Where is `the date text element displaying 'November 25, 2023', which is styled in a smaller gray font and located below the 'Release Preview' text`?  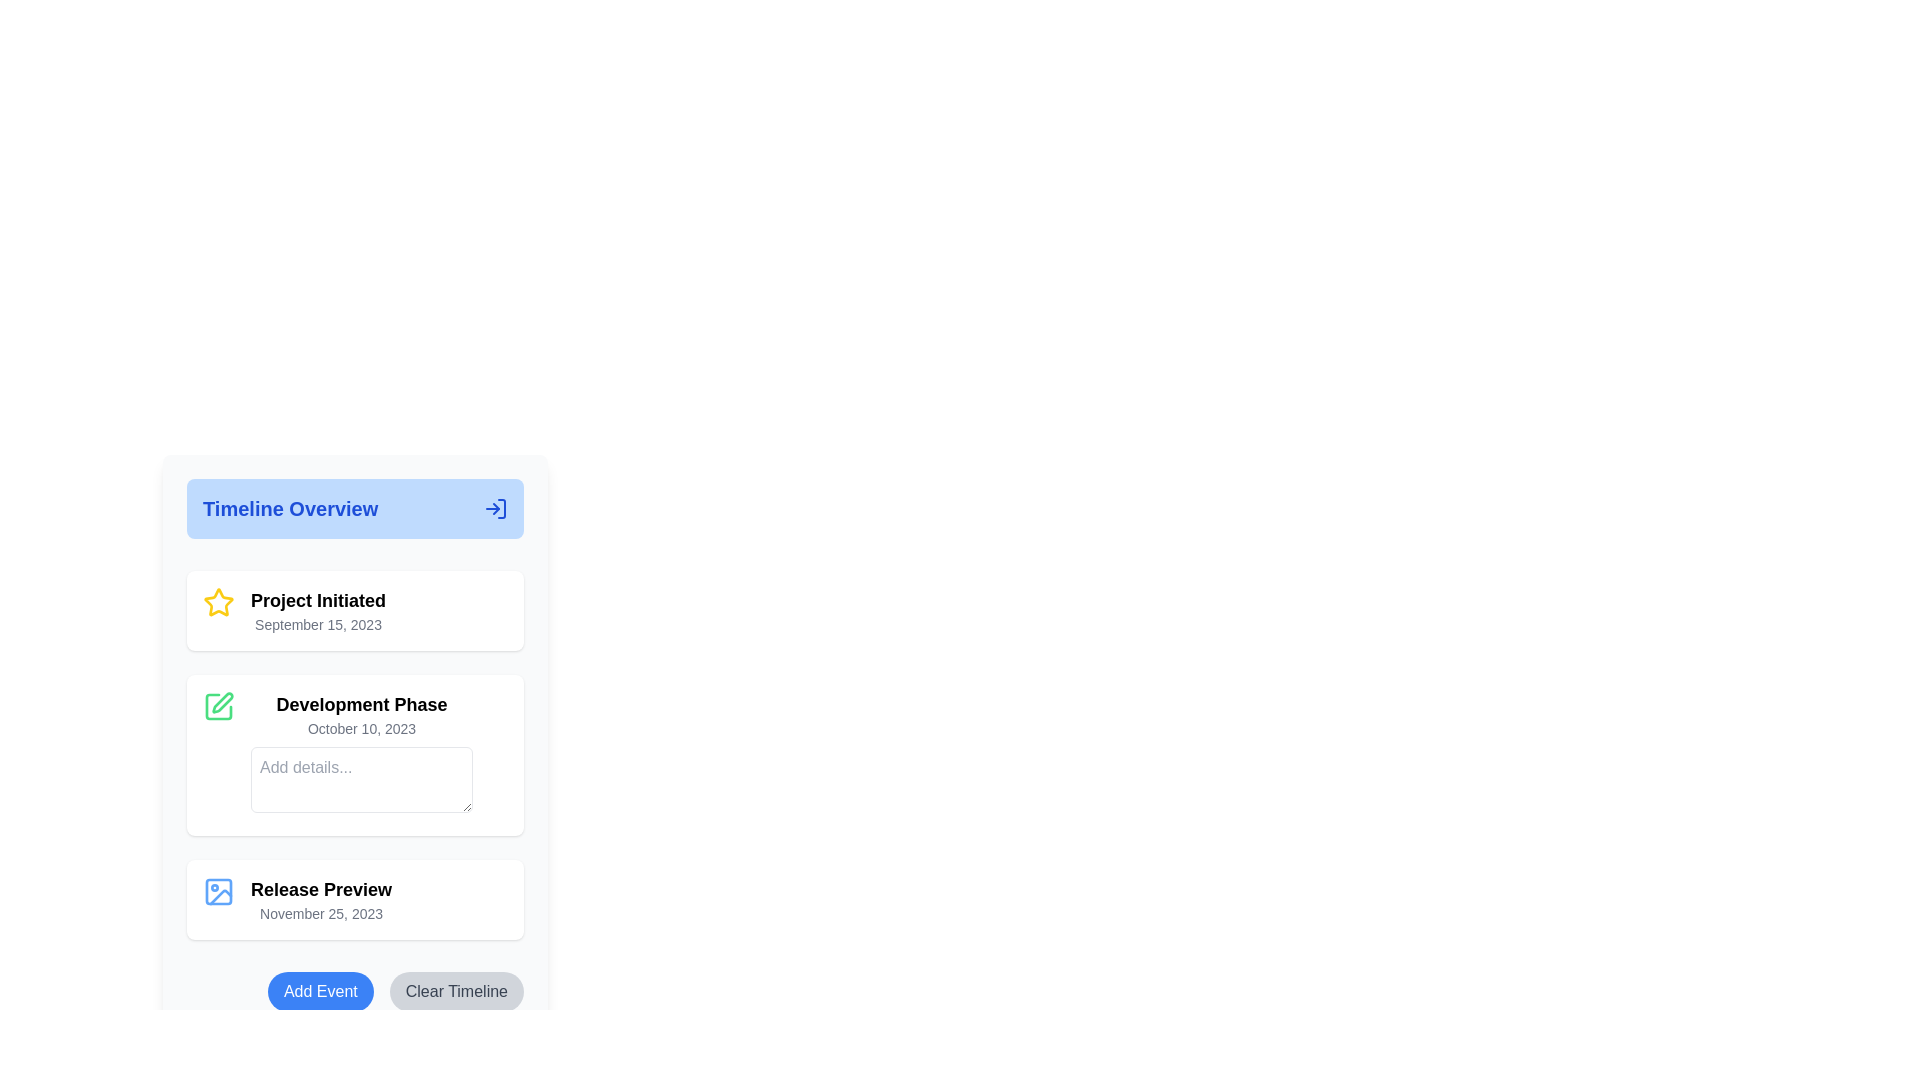 the date text element displaying 'November 25, 2023', which is styled in a smaller gray font and located below the 'Release Preview' text is located at coordinates (321, 914).